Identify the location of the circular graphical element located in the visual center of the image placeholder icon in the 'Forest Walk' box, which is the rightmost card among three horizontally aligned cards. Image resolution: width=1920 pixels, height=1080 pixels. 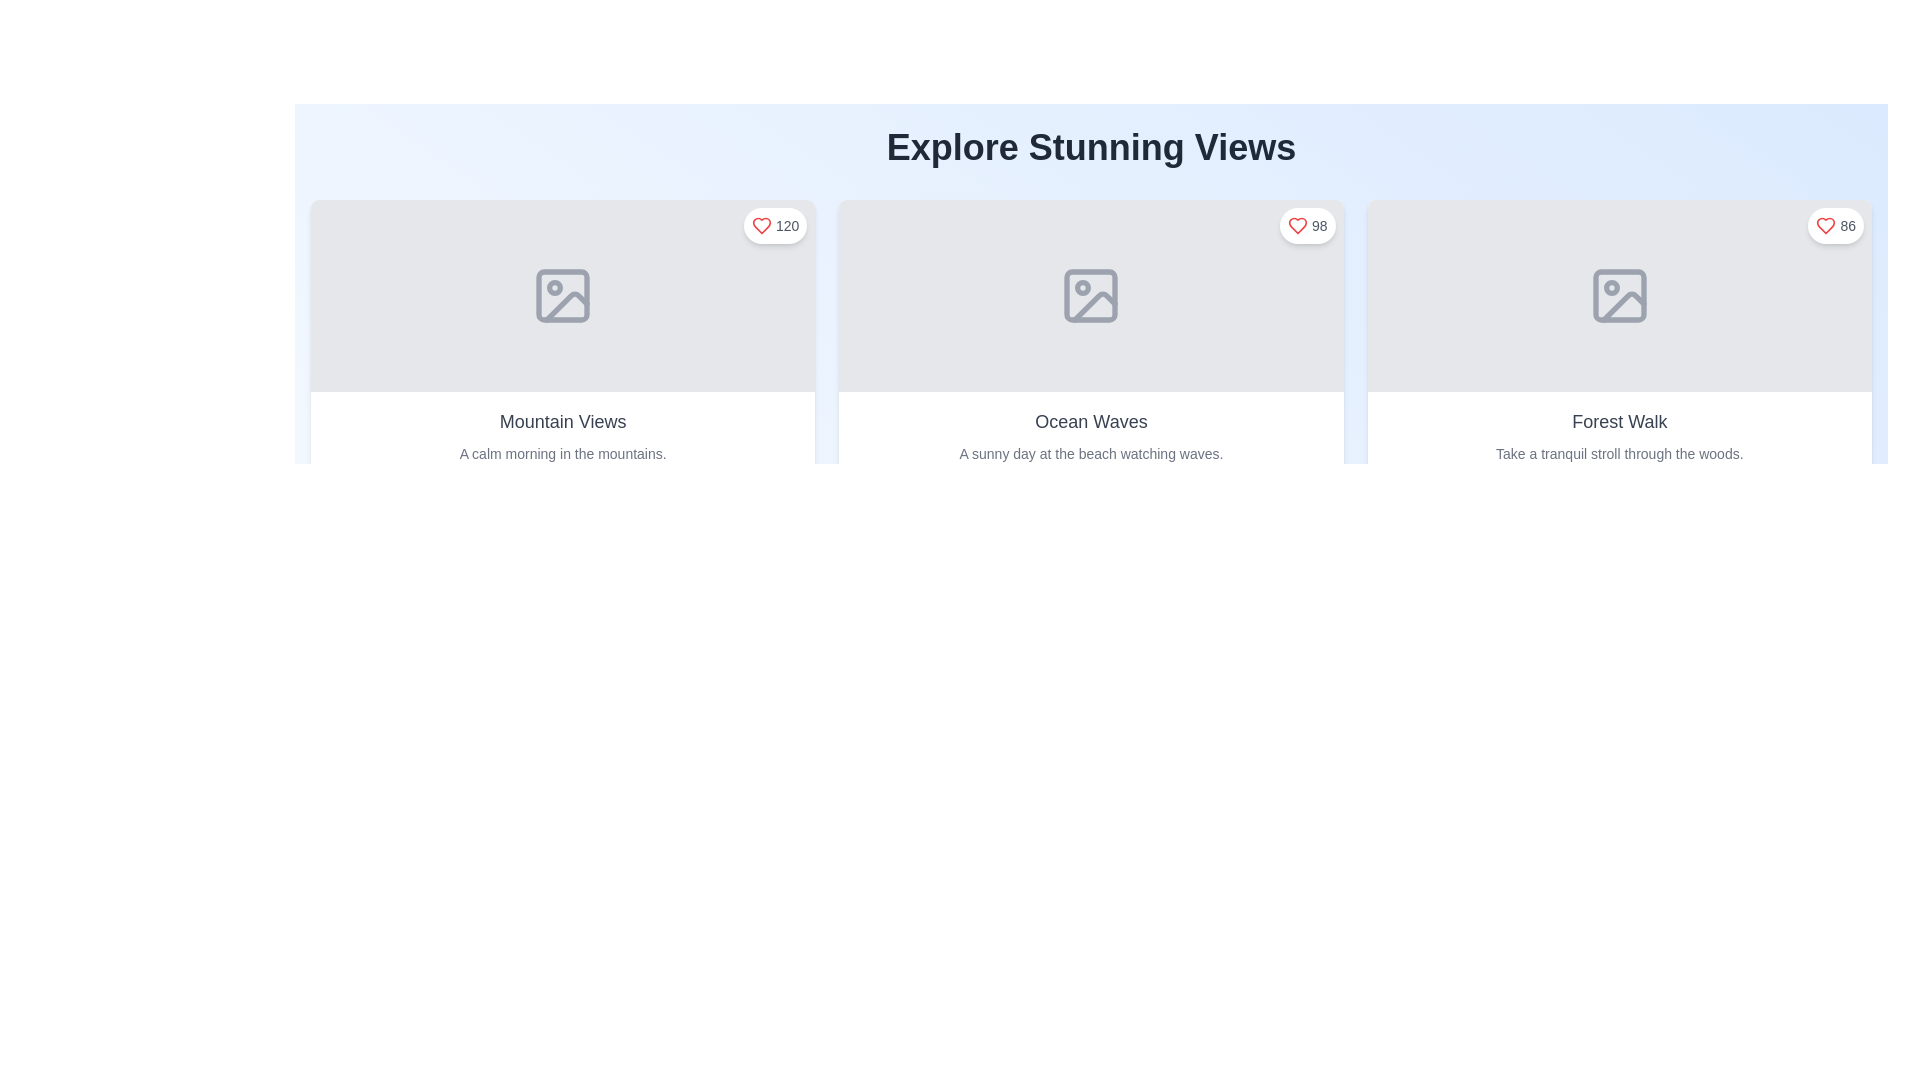
(1611, 288).